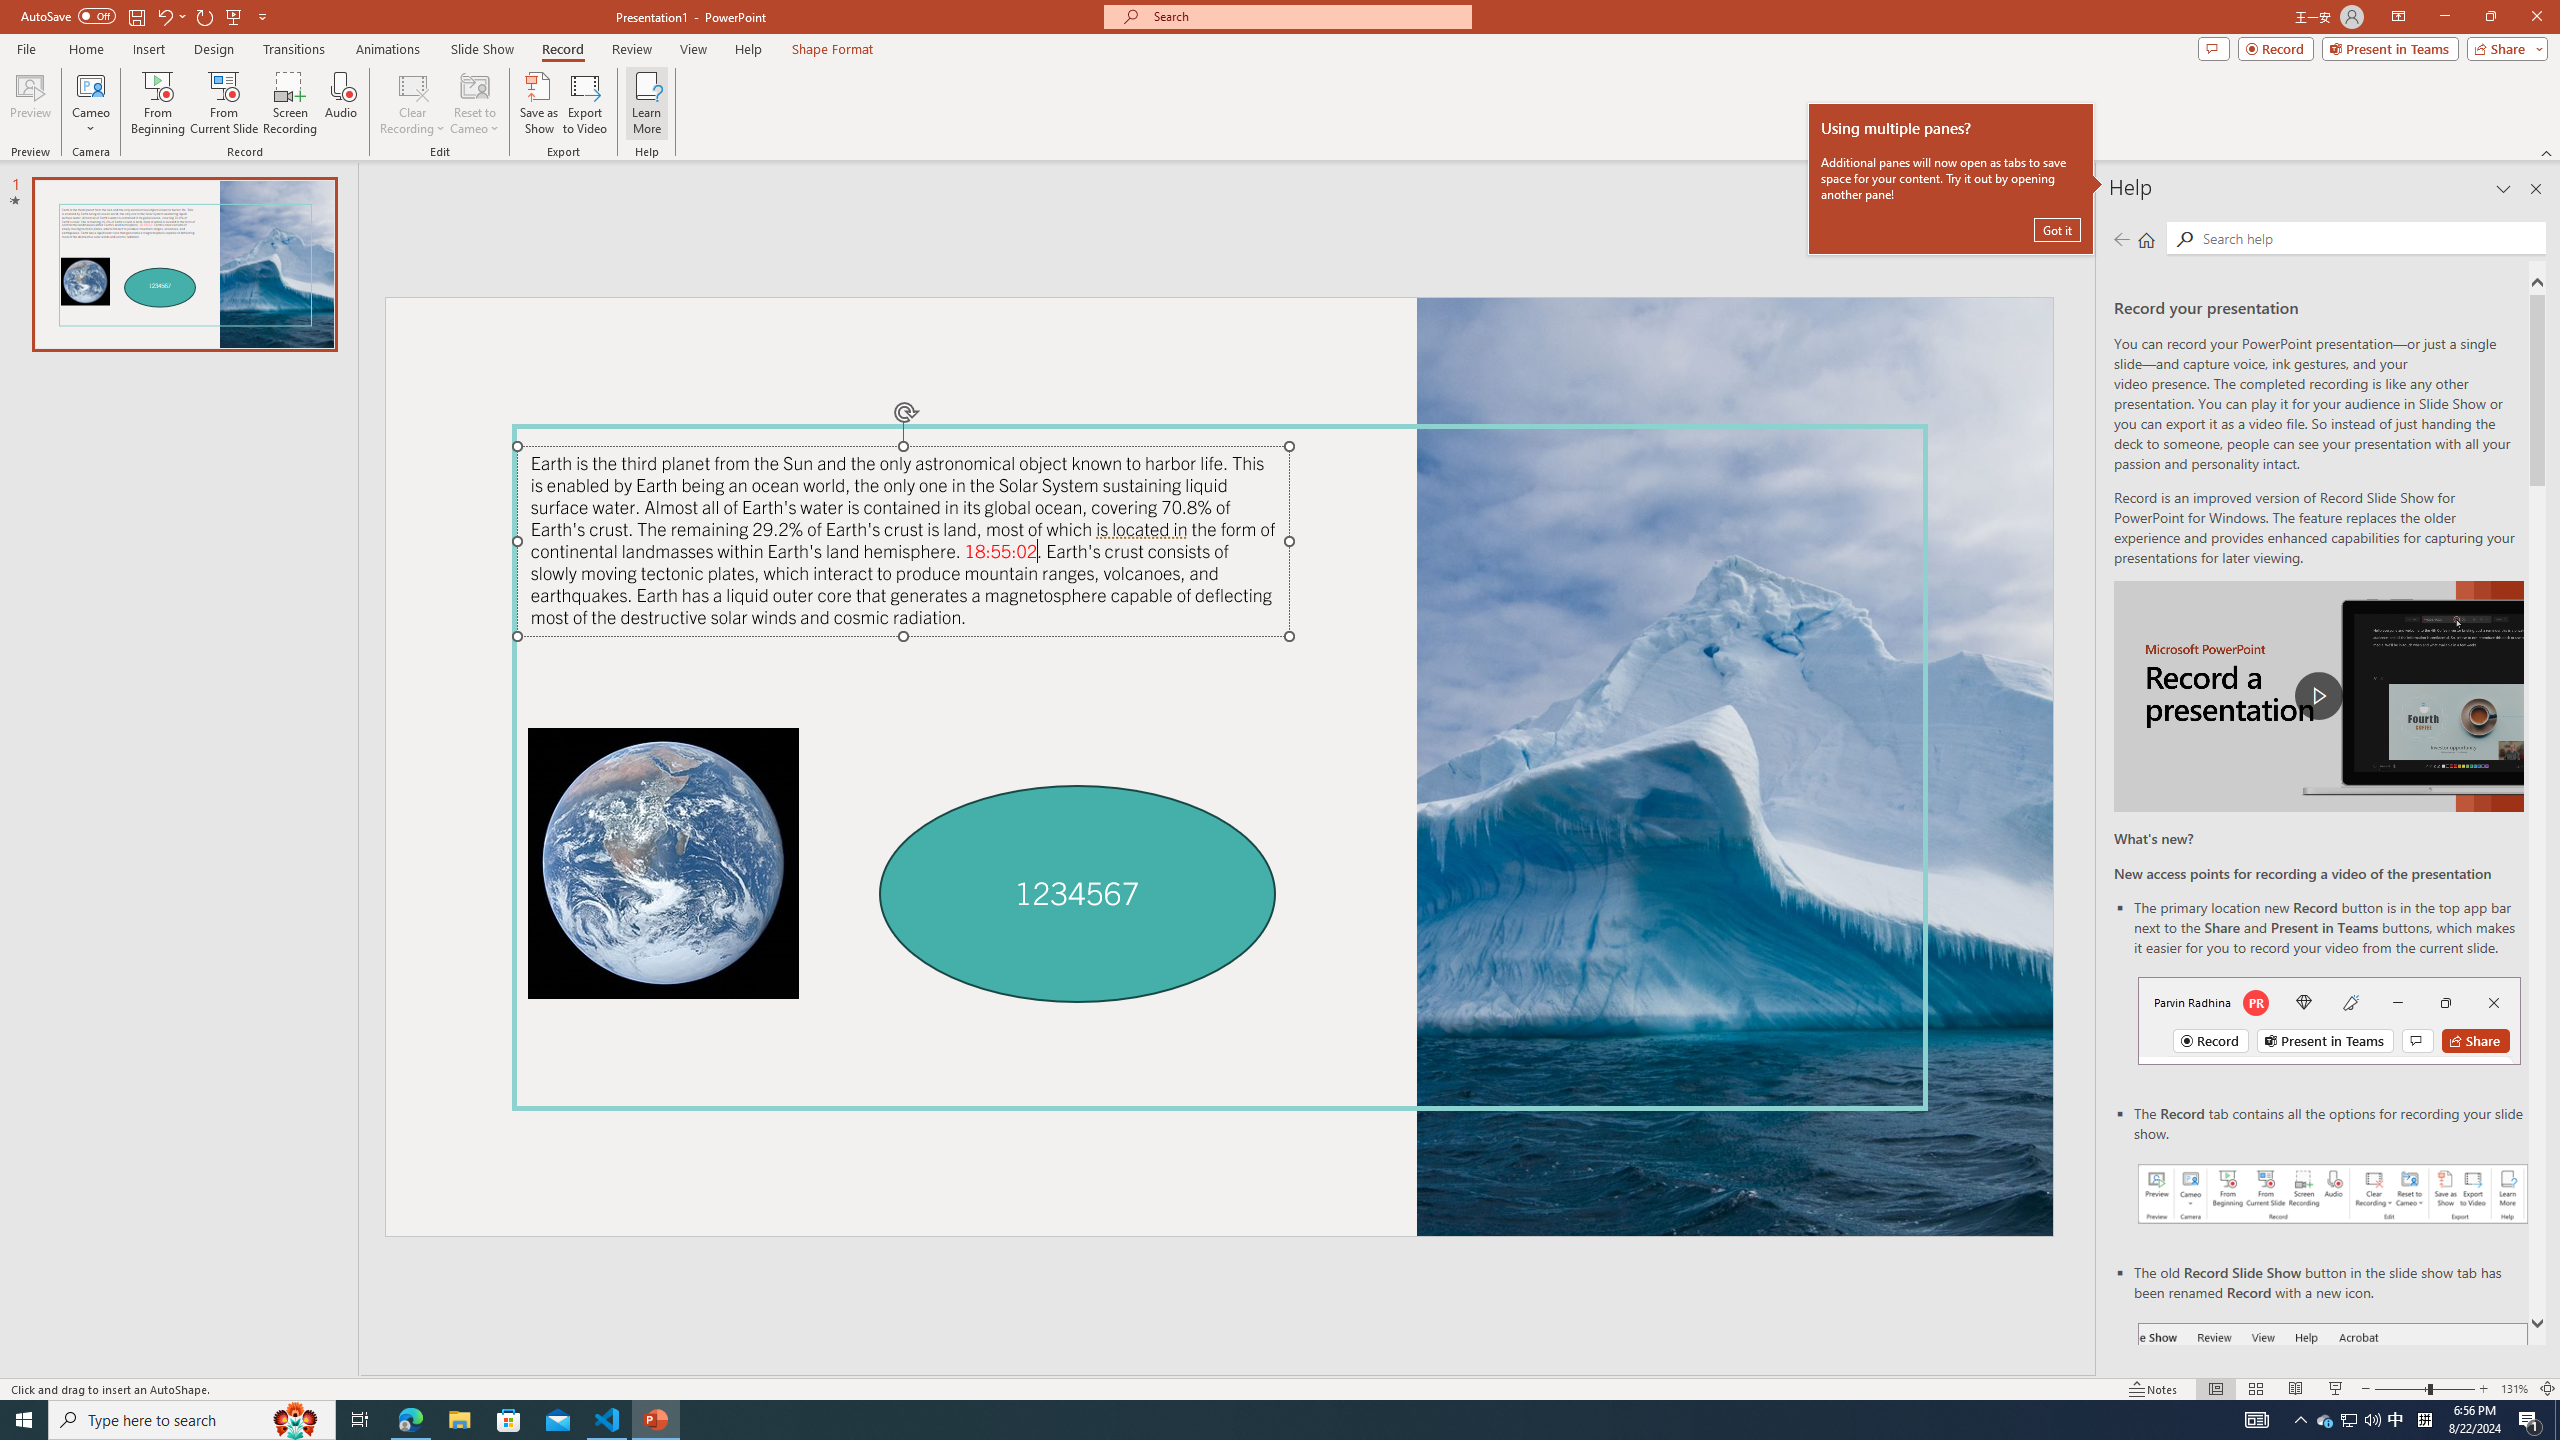 The height and width of the screenshot is (1440, 2560). What do you see at coordinates (2318, 696) in the screenshot?
I see `'play Record a Presentation'` at bounding box center [2318, 696].